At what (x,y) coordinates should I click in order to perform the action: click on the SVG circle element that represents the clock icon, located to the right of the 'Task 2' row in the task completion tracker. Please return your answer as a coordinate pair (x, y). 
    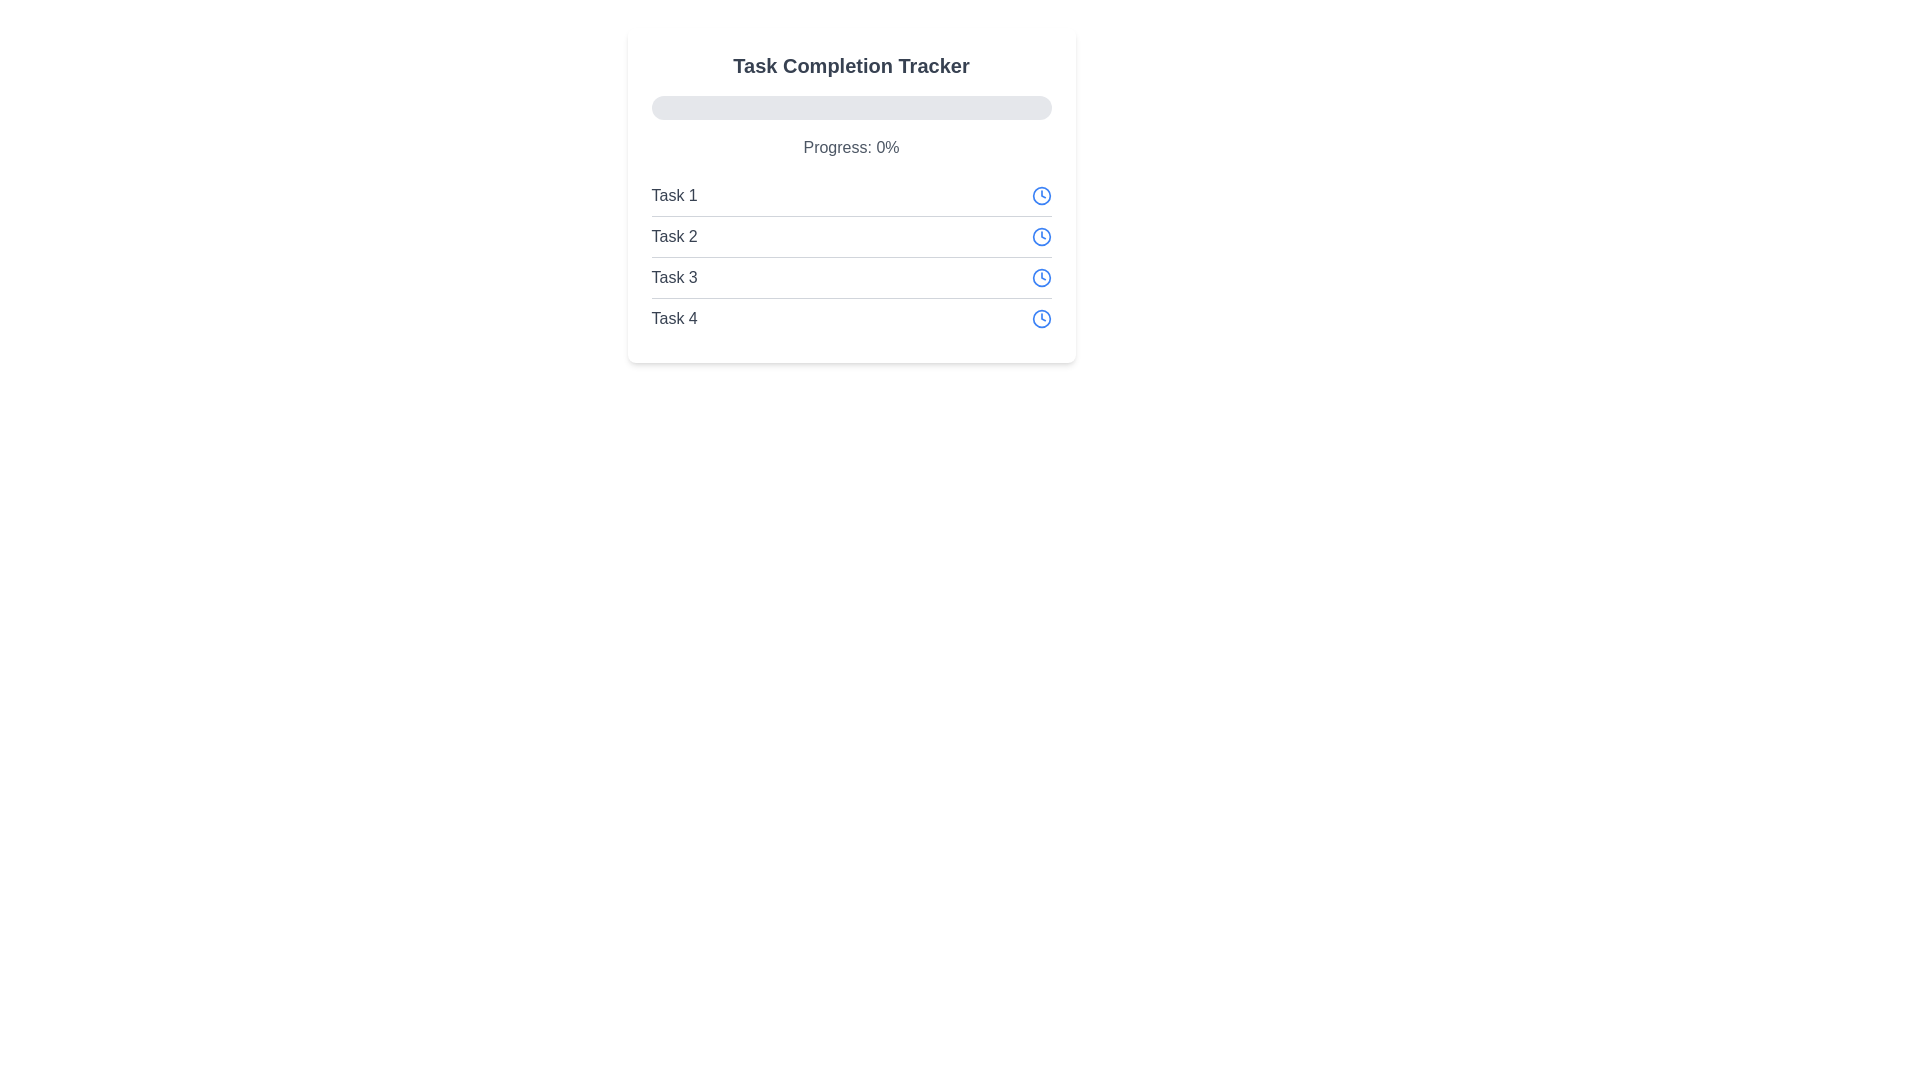
    Looking at the image, I should click on (1040, 235).